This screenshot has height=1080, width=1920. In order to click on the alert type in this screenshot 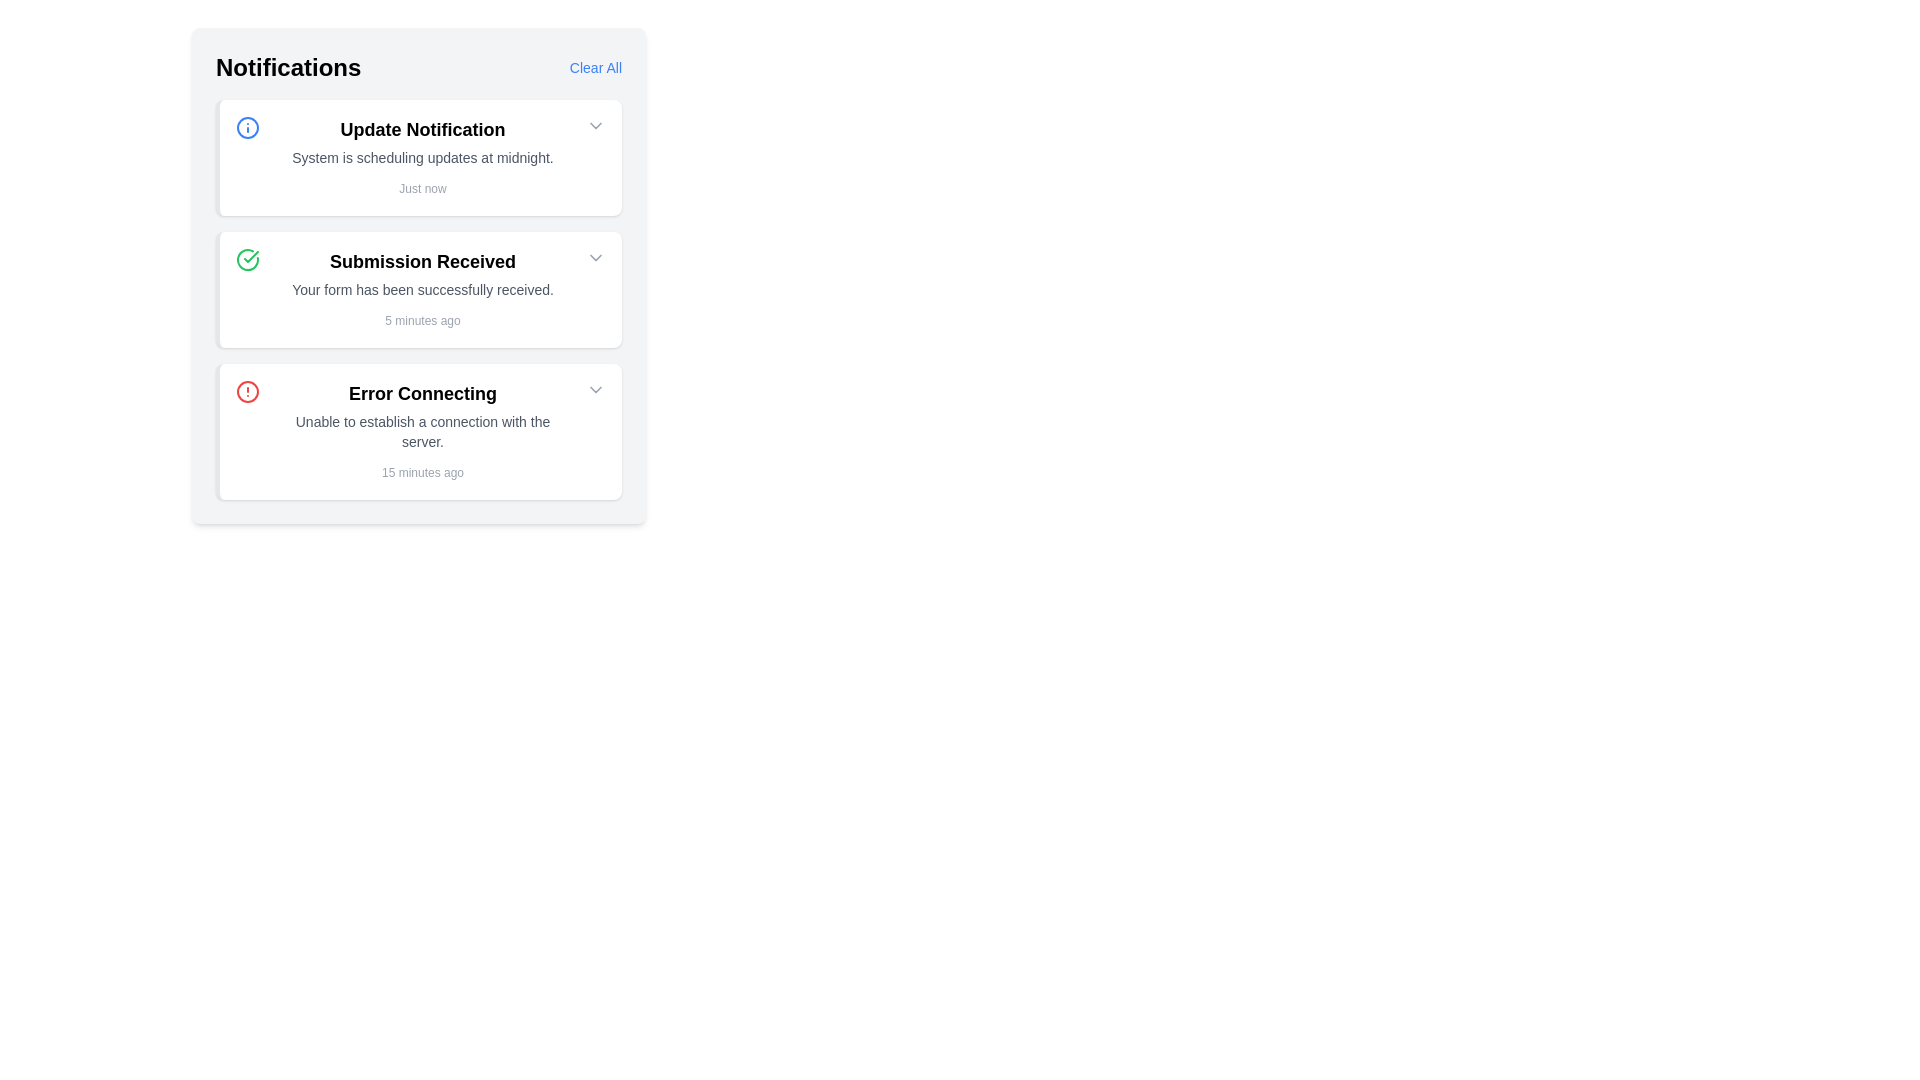, I will do `click(247, 392)`.